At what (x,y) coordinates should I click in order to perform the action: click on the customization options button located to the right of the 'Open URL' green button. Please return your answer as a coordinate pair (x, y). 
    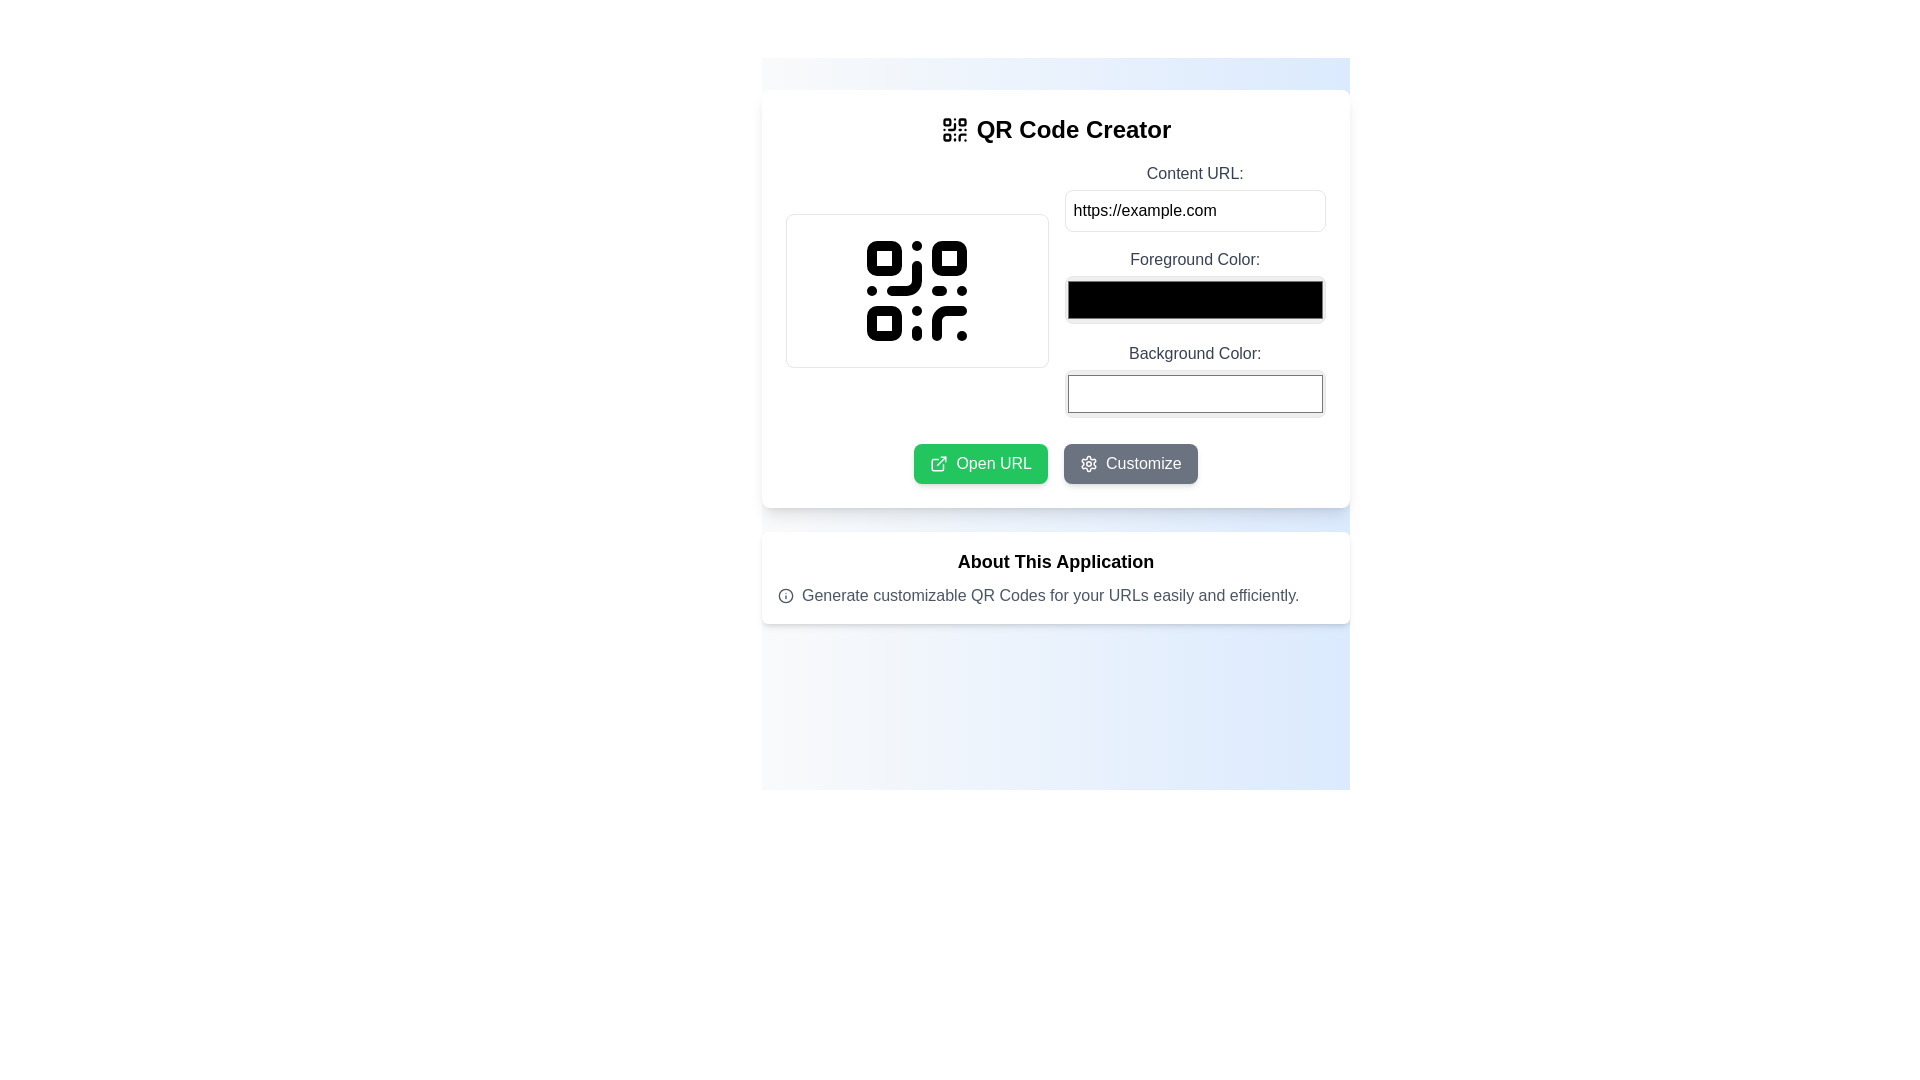
    Looking at the image, I should click on (1130, 463).